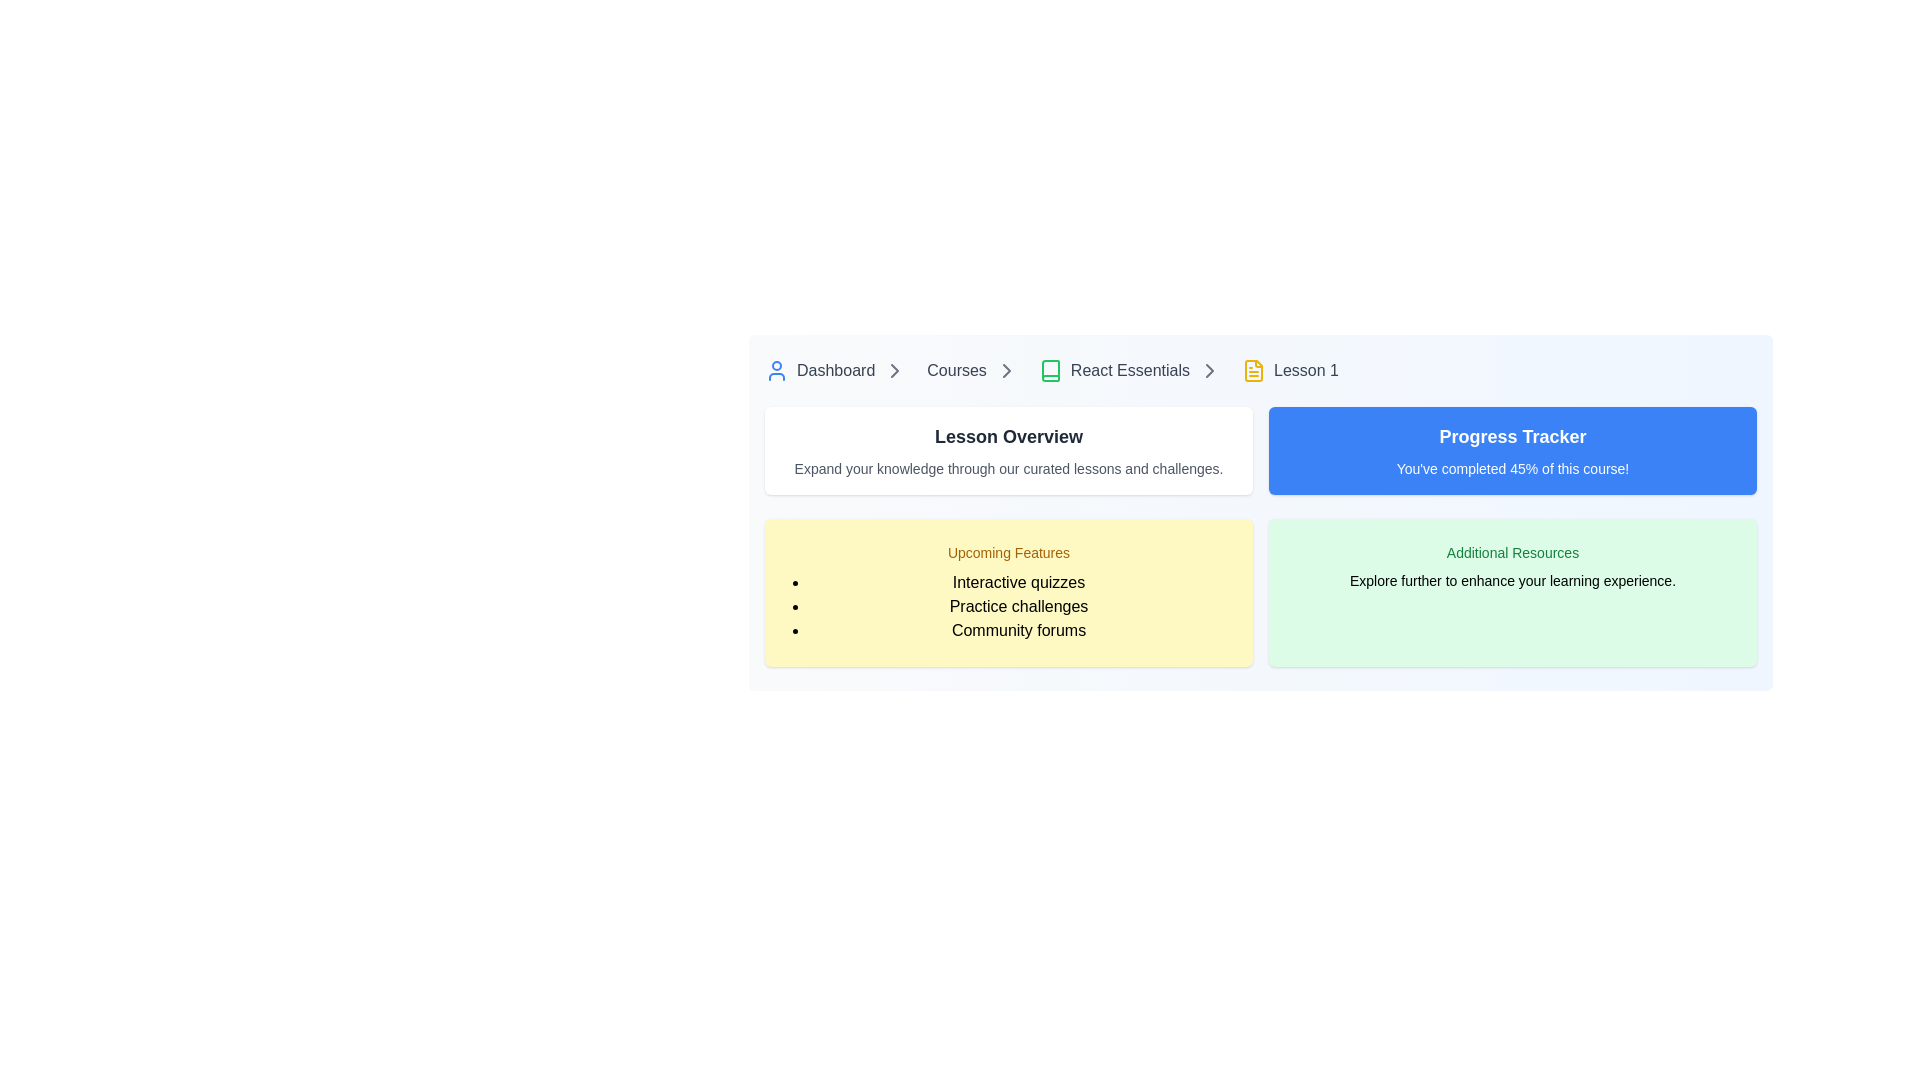  What do you see at coordinates (820, 370) in the screenshot?
I see `the 'Dashboard' hyperlink with a user silhouette icon` at bounding box center [820, 370].